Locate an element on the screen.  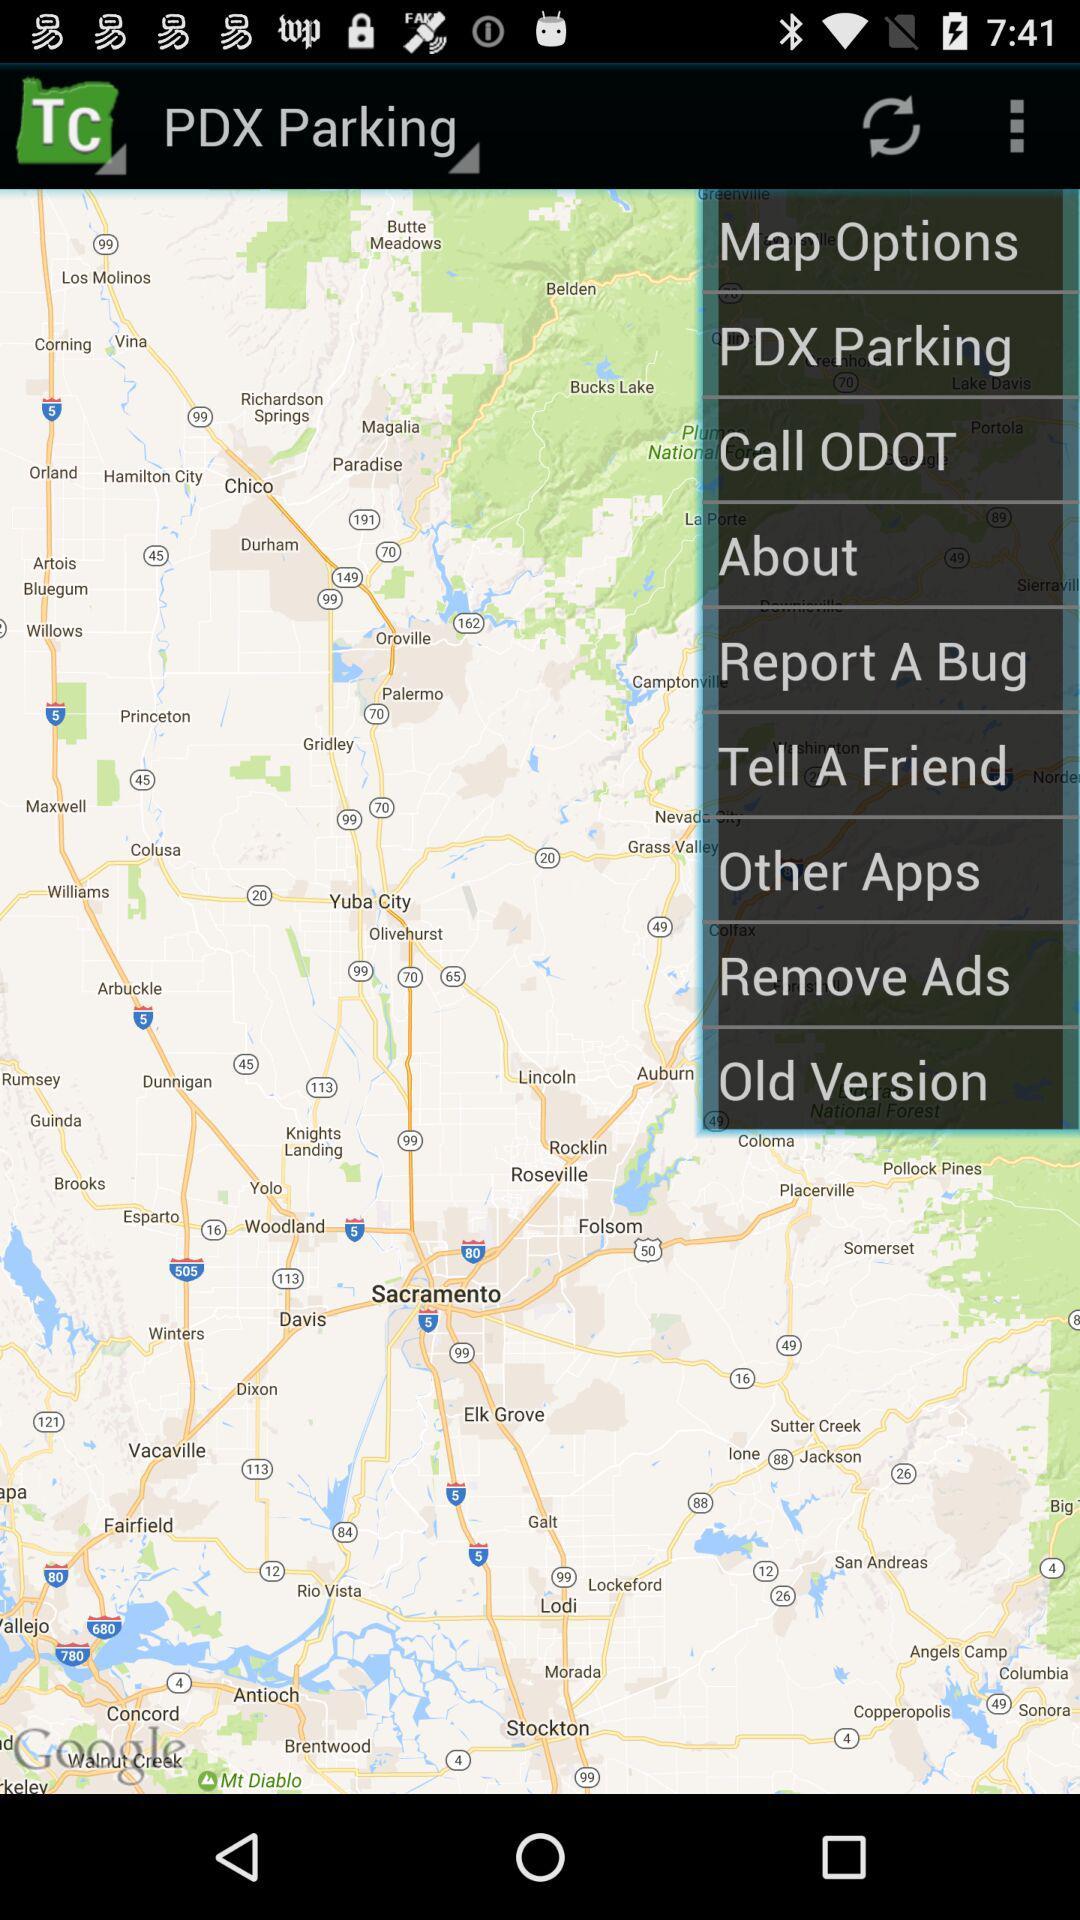
the refresh icon is located at coordinates (890, 133).